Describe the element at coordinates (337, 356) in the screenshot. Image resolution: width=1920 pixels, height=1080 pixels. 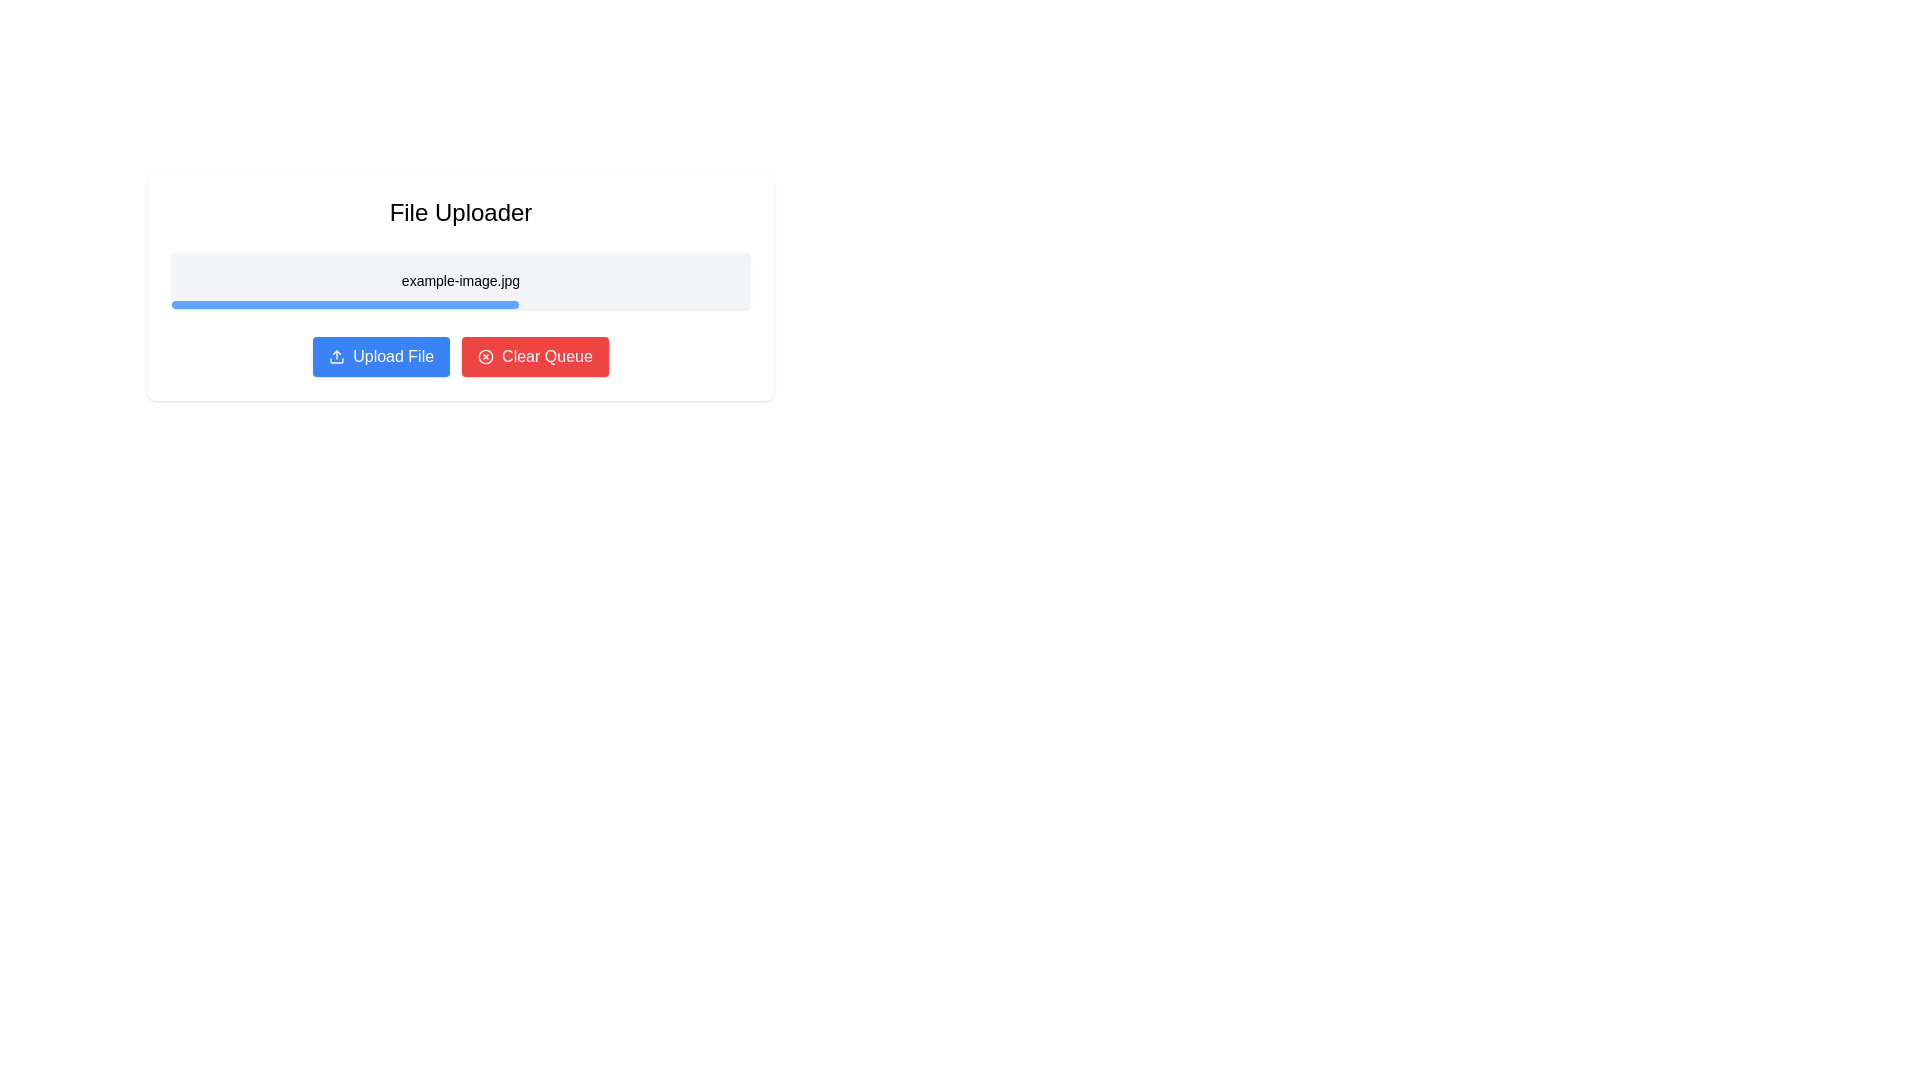
I see `the upload icon, which features an upward-pointing arrow in a minimalistic outline format, located on the left side of the 'Upload File' button under the progress bar` at that location.